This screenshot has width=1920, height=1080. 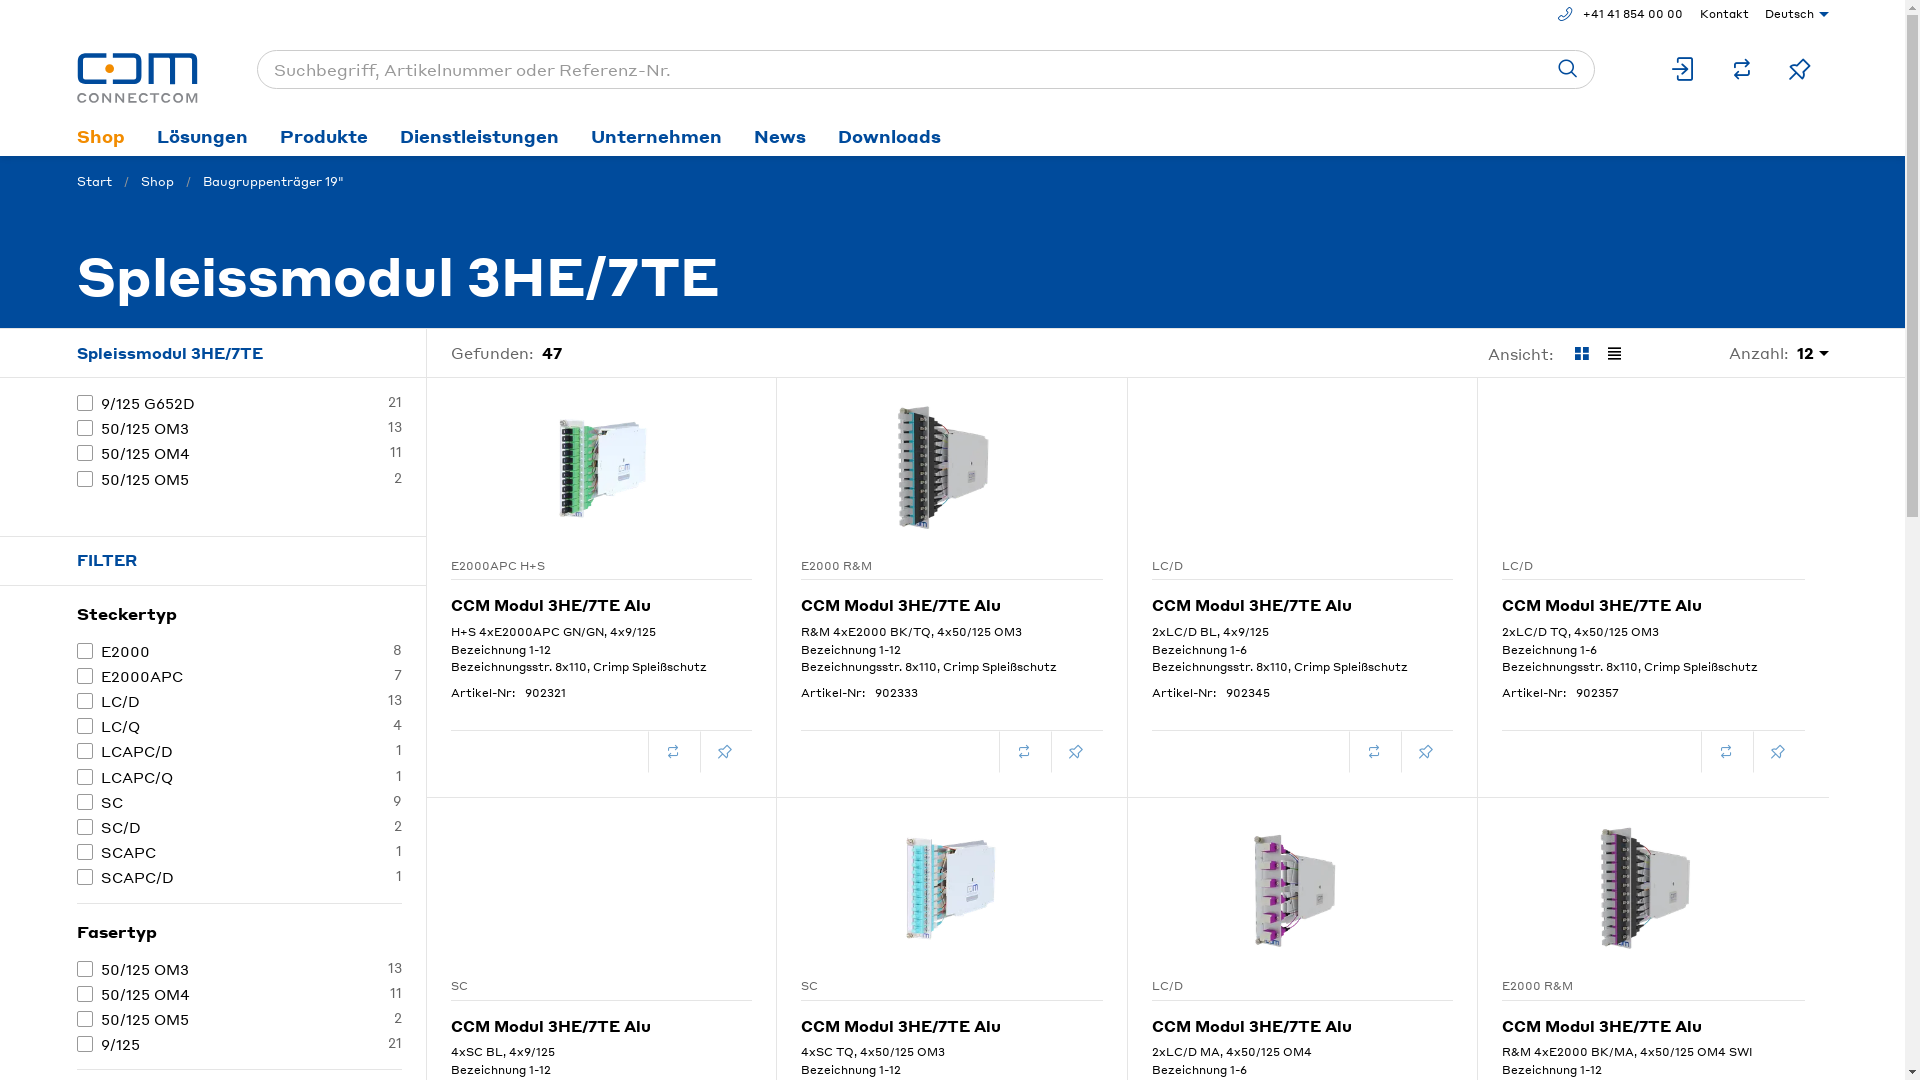 I want to click on 'Kachelansicht', so click(x=1579, y=353).